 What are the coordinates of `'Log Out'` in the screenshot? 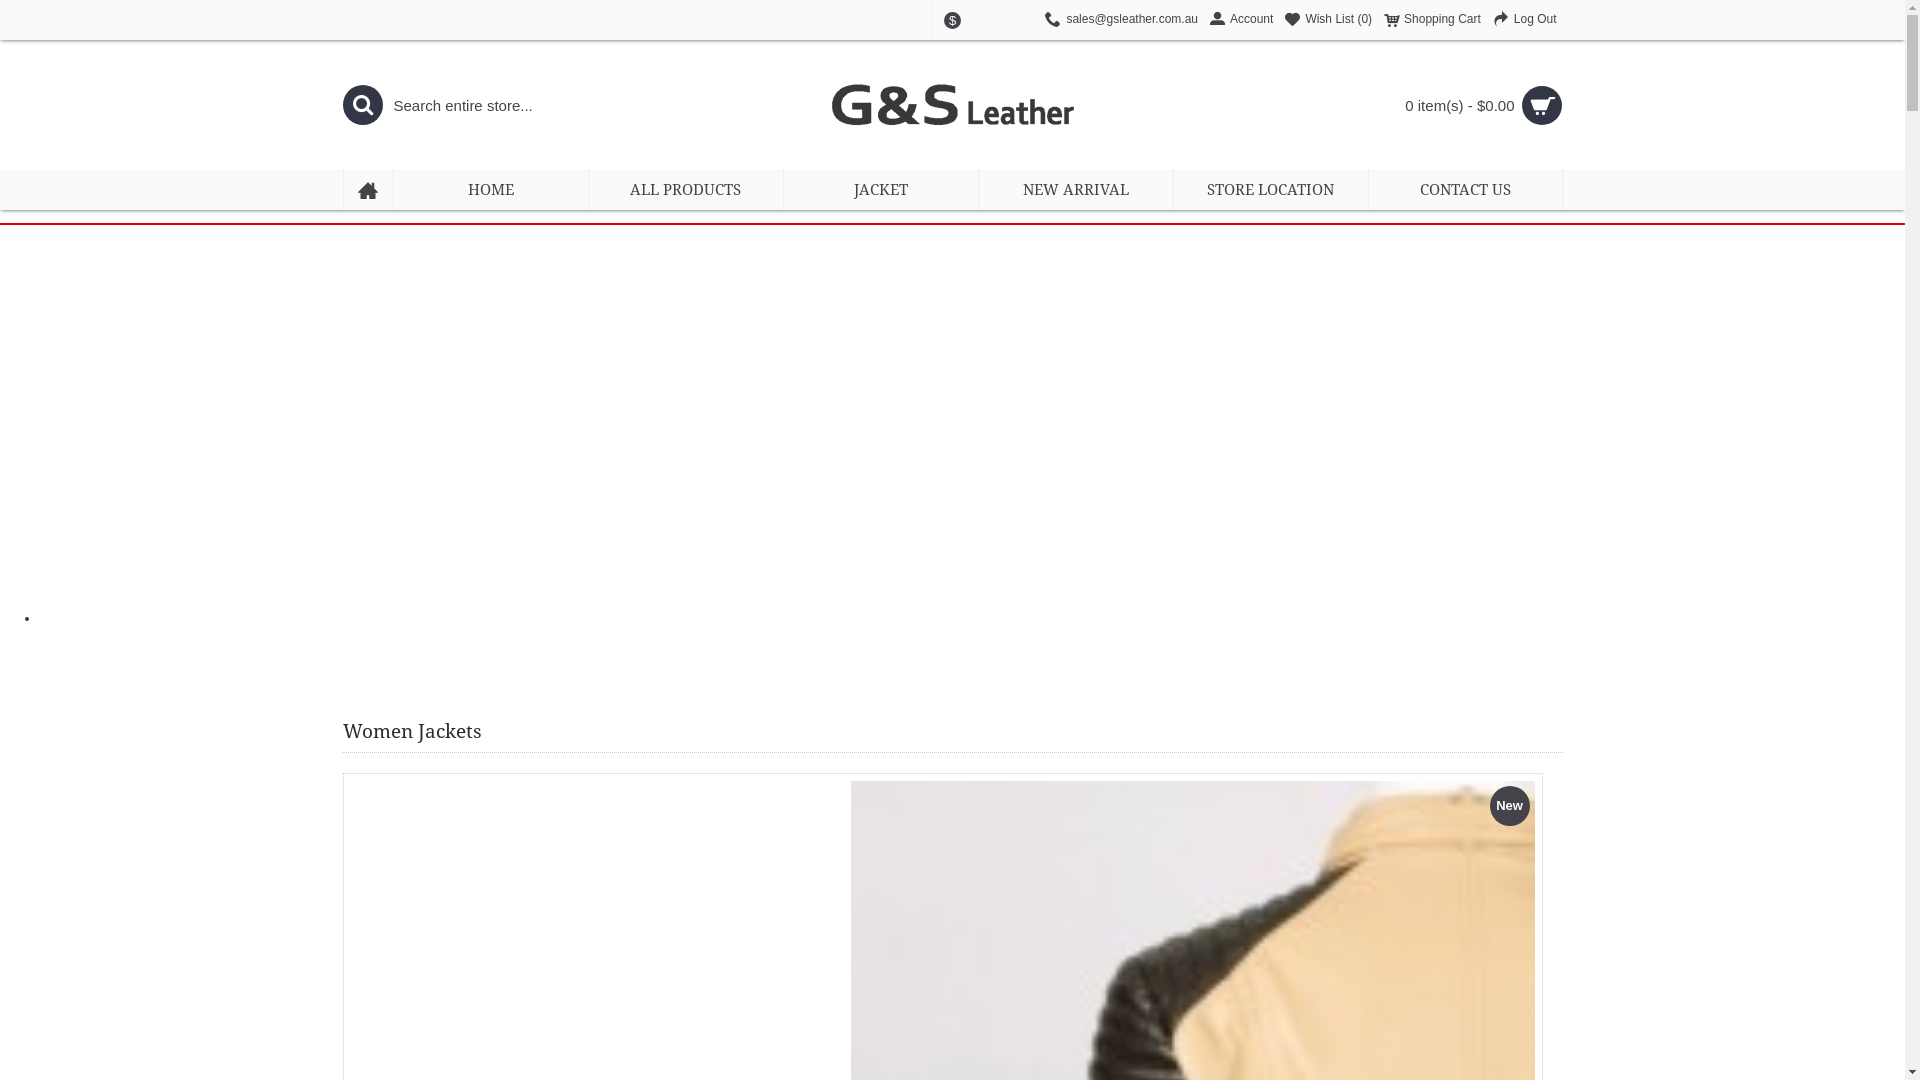 It's located at (1487, 19).